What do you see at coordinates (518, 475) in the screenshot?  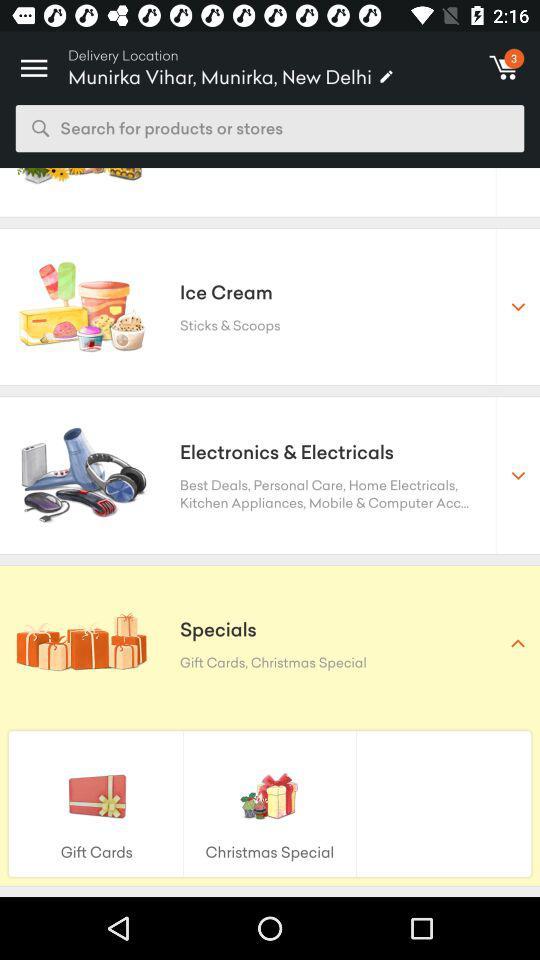 I see `second dropdown from the top` at bounding box center [518, 475].